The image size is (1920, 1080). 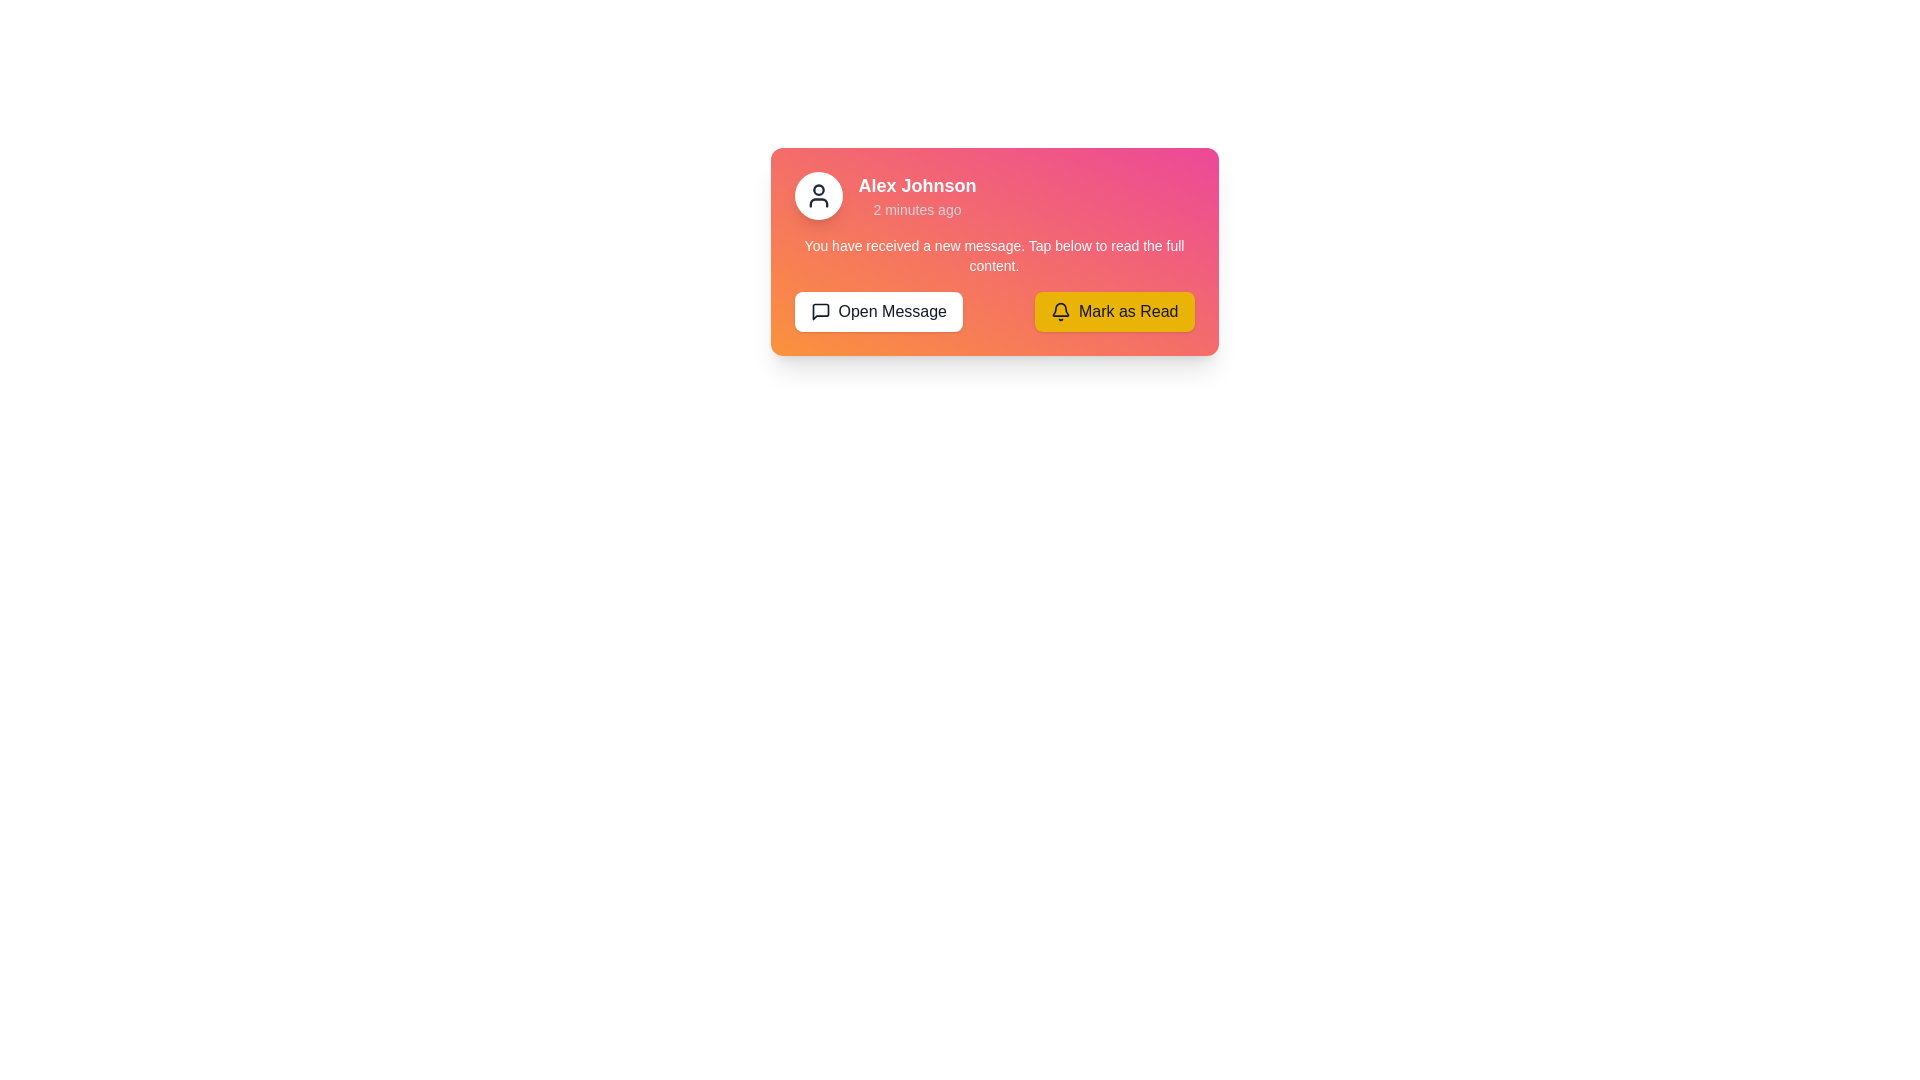 What do you see at coordinates (1113, 312) in the screenshot?
I see `the button located at the bottom-right corner of the card-like interface, which marks a notification as read` at bounding box center [1113, 312].